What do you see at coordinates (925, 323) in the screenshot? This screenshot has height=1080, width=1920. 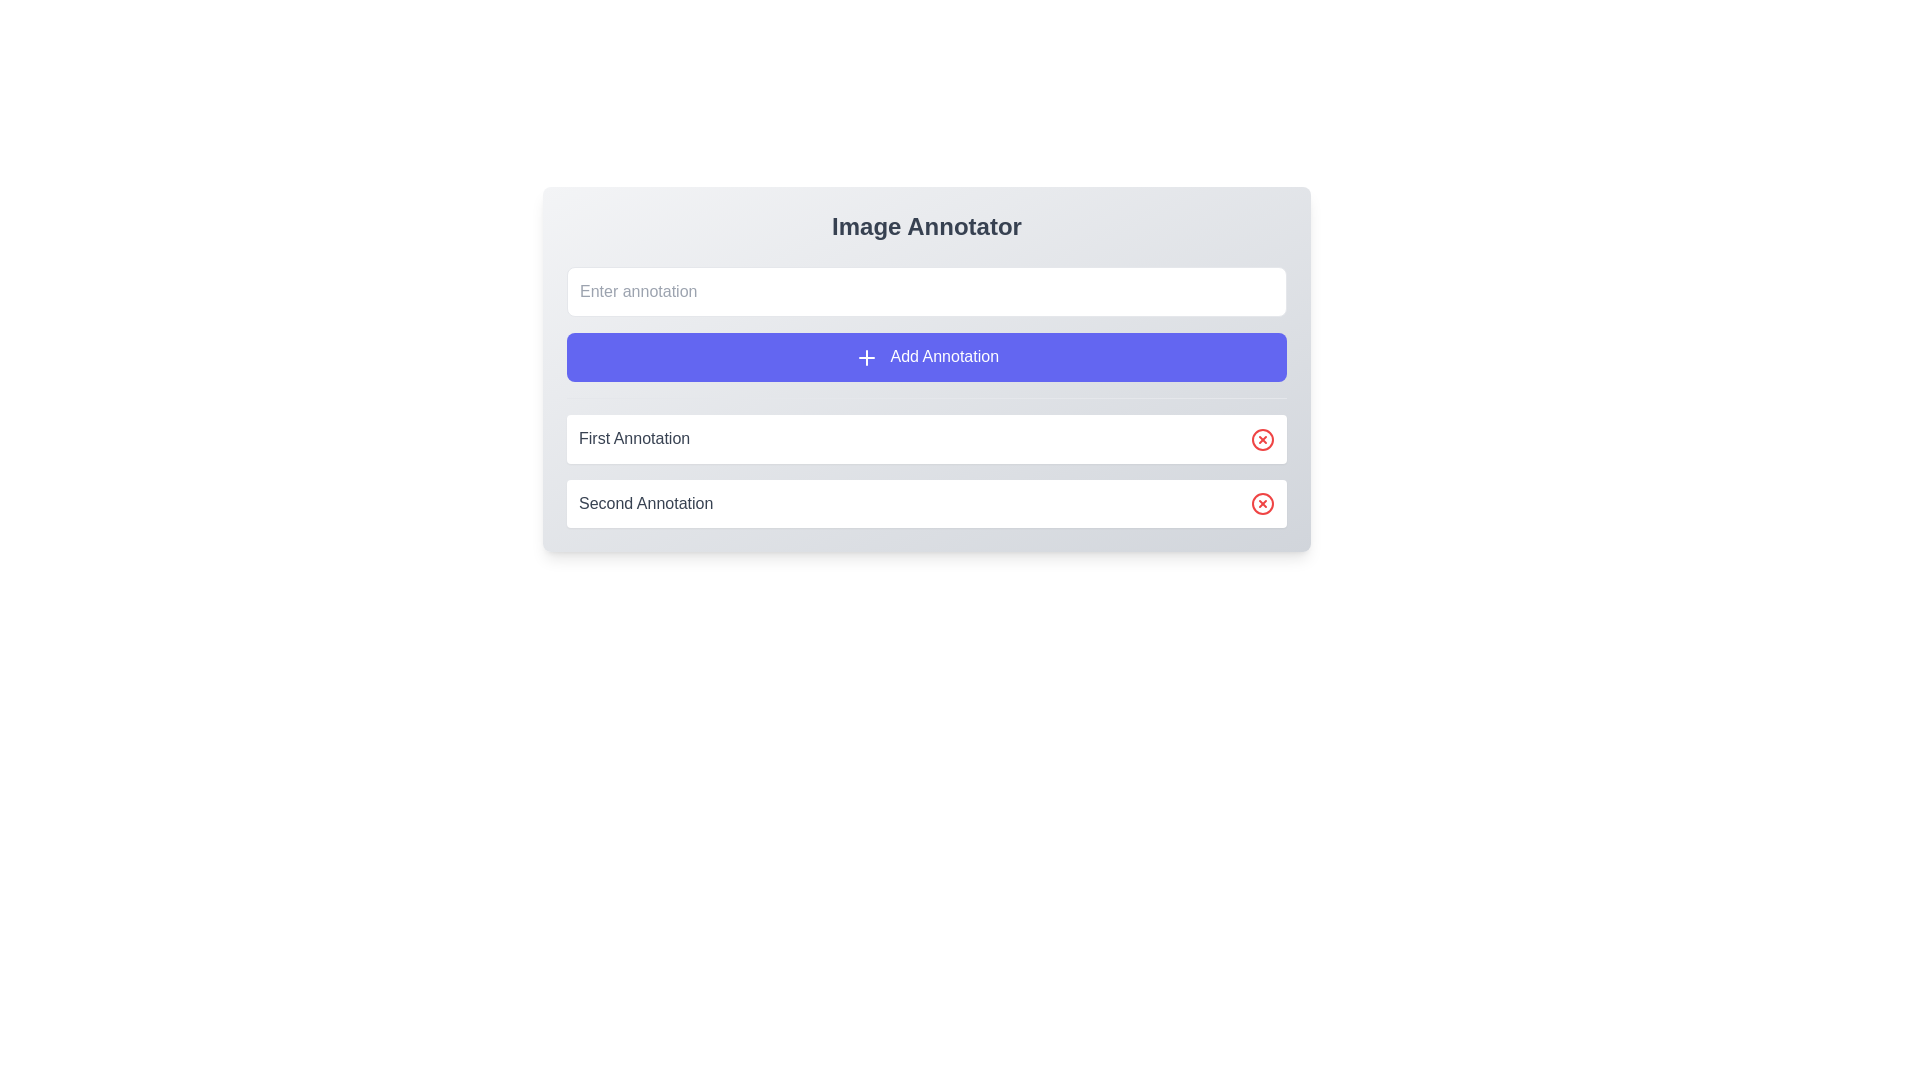 I see `the 'Add Annotation' button located directly under the input field for entering annotations` at bounding box center [925, 323].